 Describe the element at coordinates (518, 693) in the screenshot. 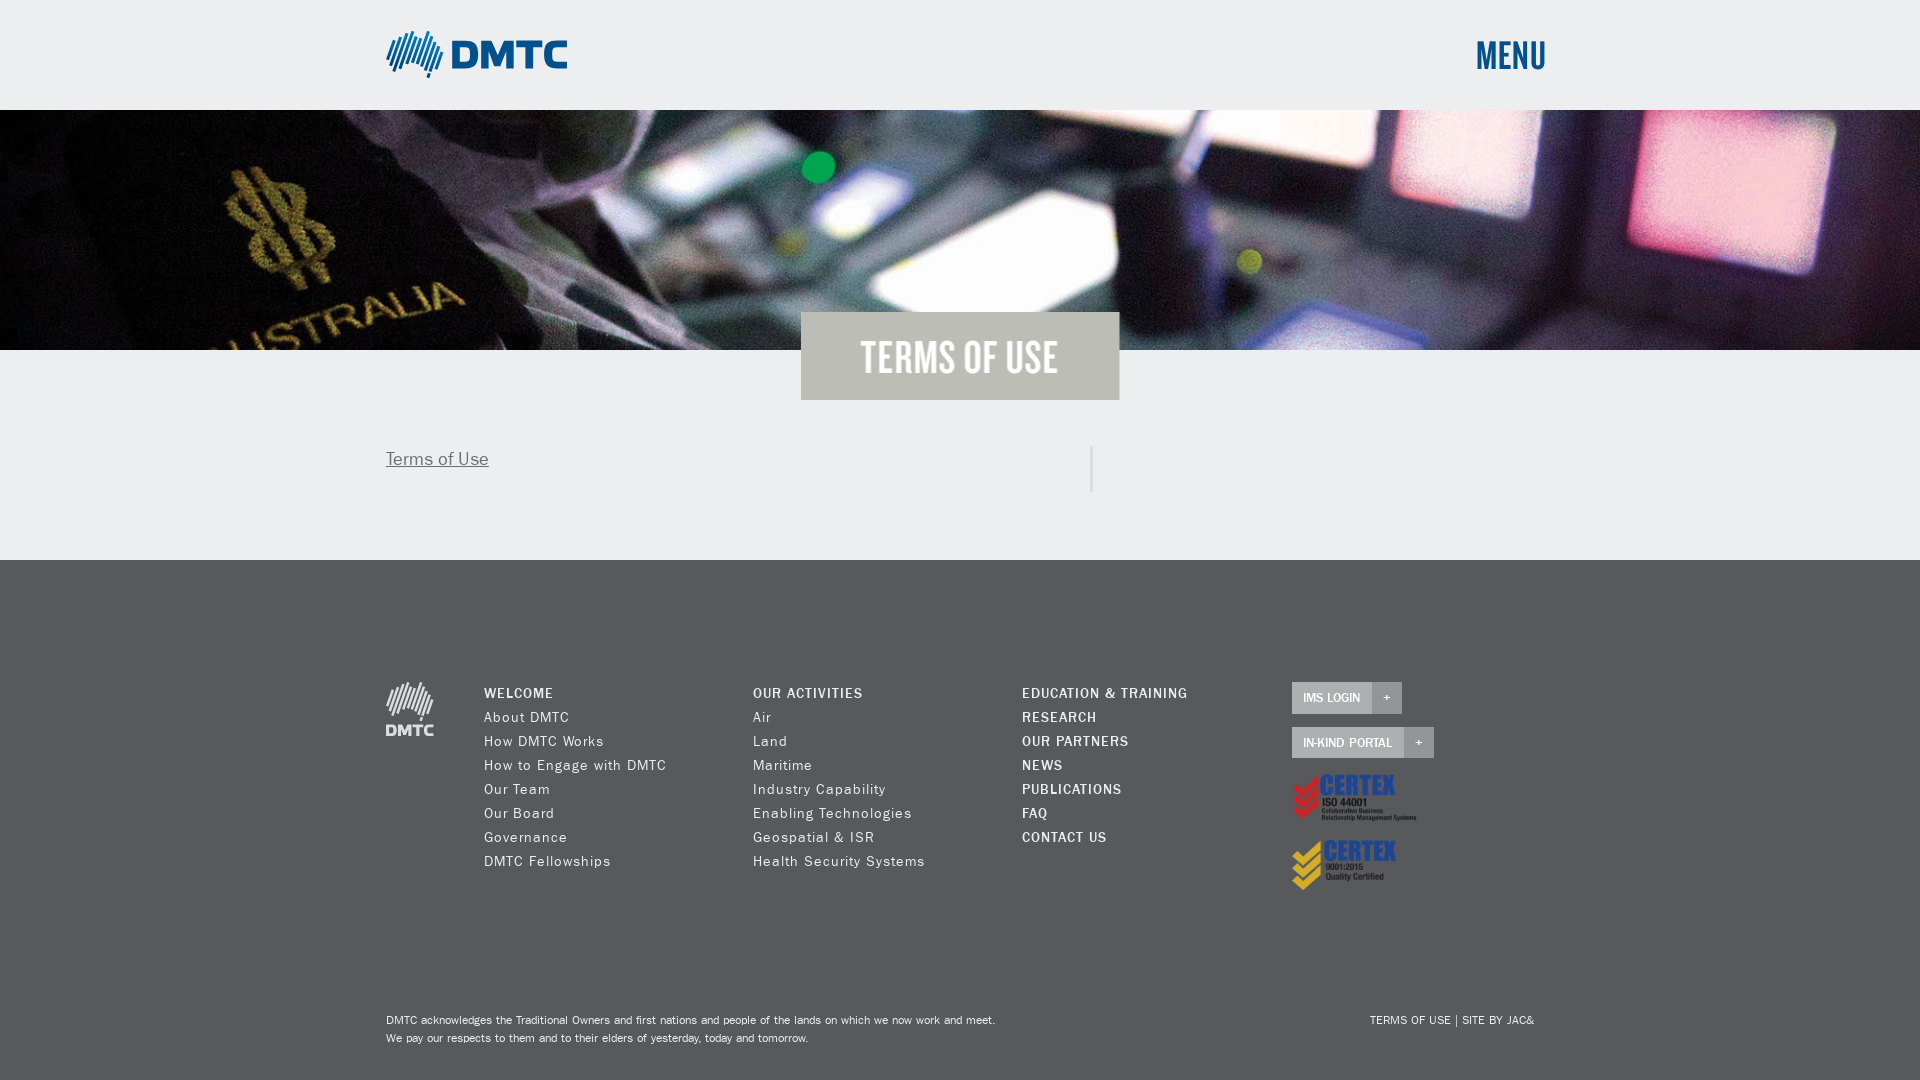

I see `'WELCOME'` at that location.